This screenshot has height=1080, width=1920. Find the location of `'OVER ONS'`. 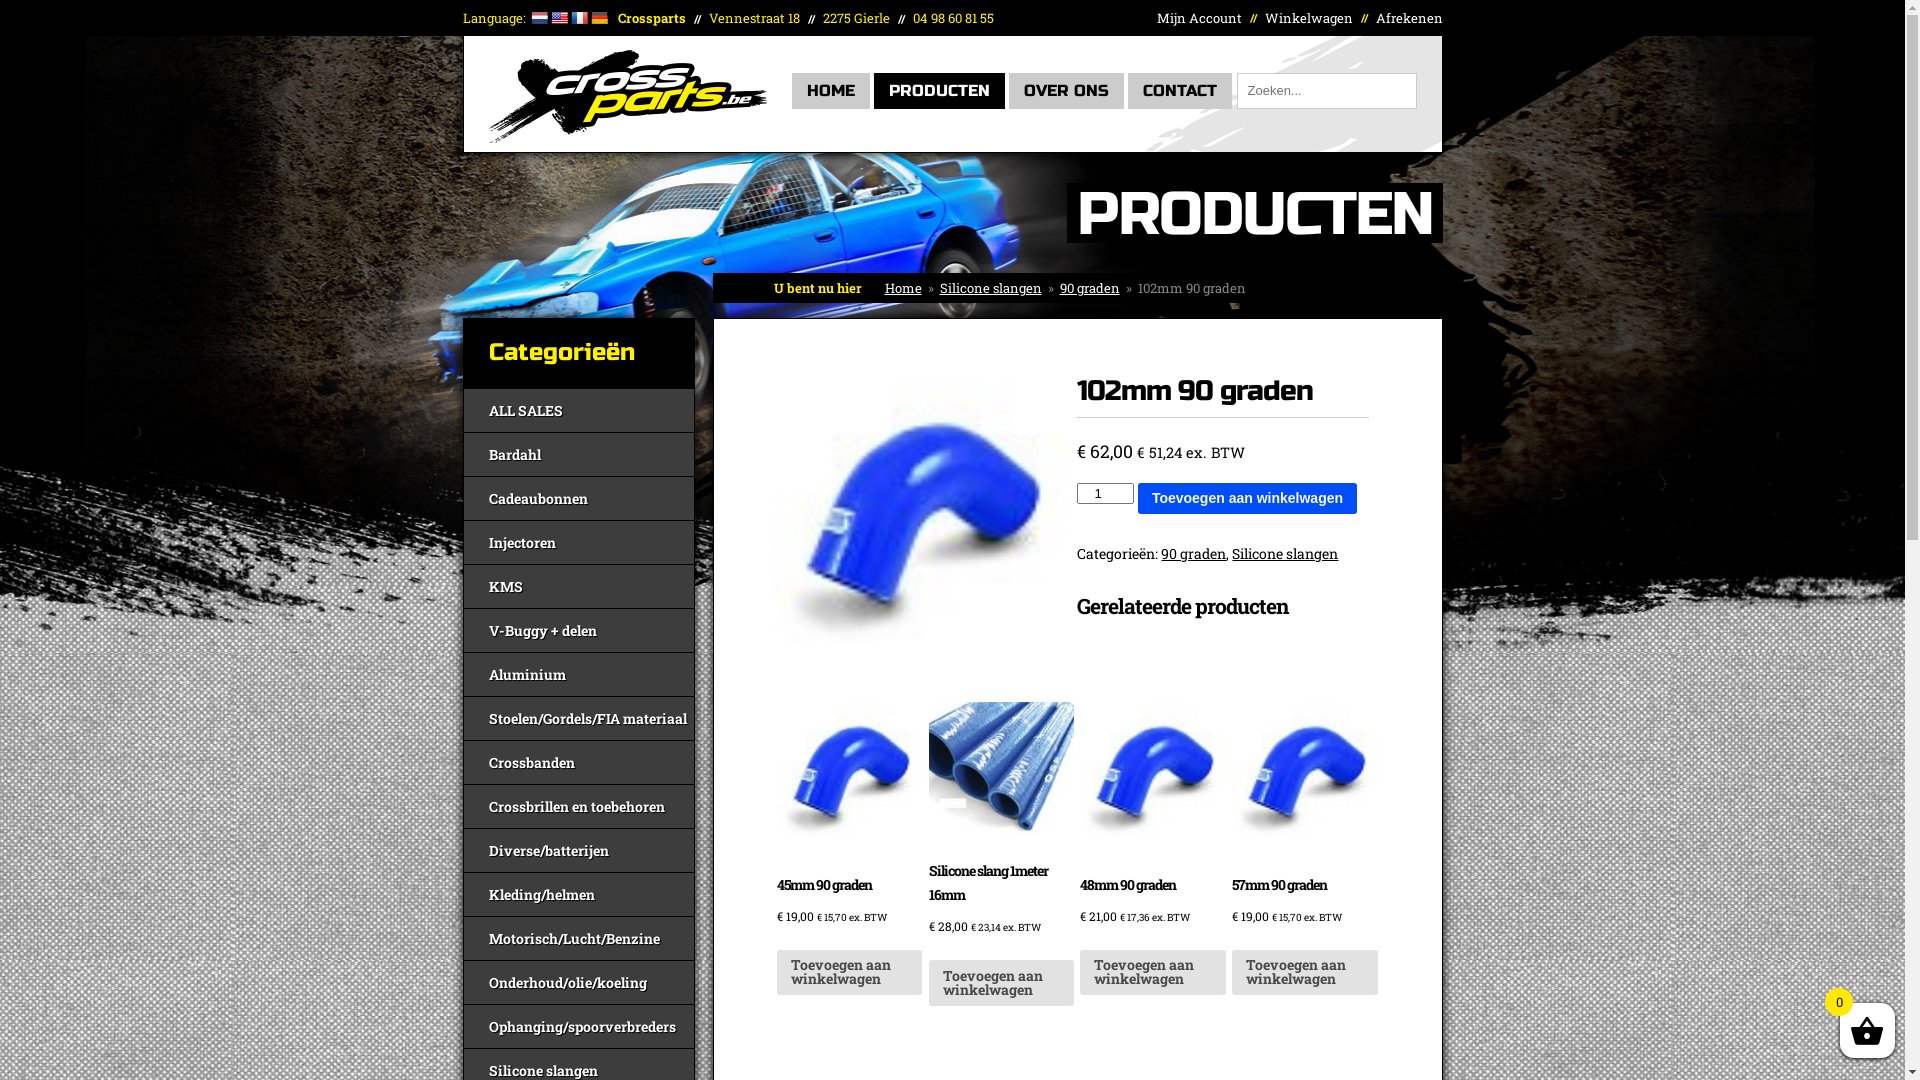

'OVER ONS' is located at coordinates (1064, 91).